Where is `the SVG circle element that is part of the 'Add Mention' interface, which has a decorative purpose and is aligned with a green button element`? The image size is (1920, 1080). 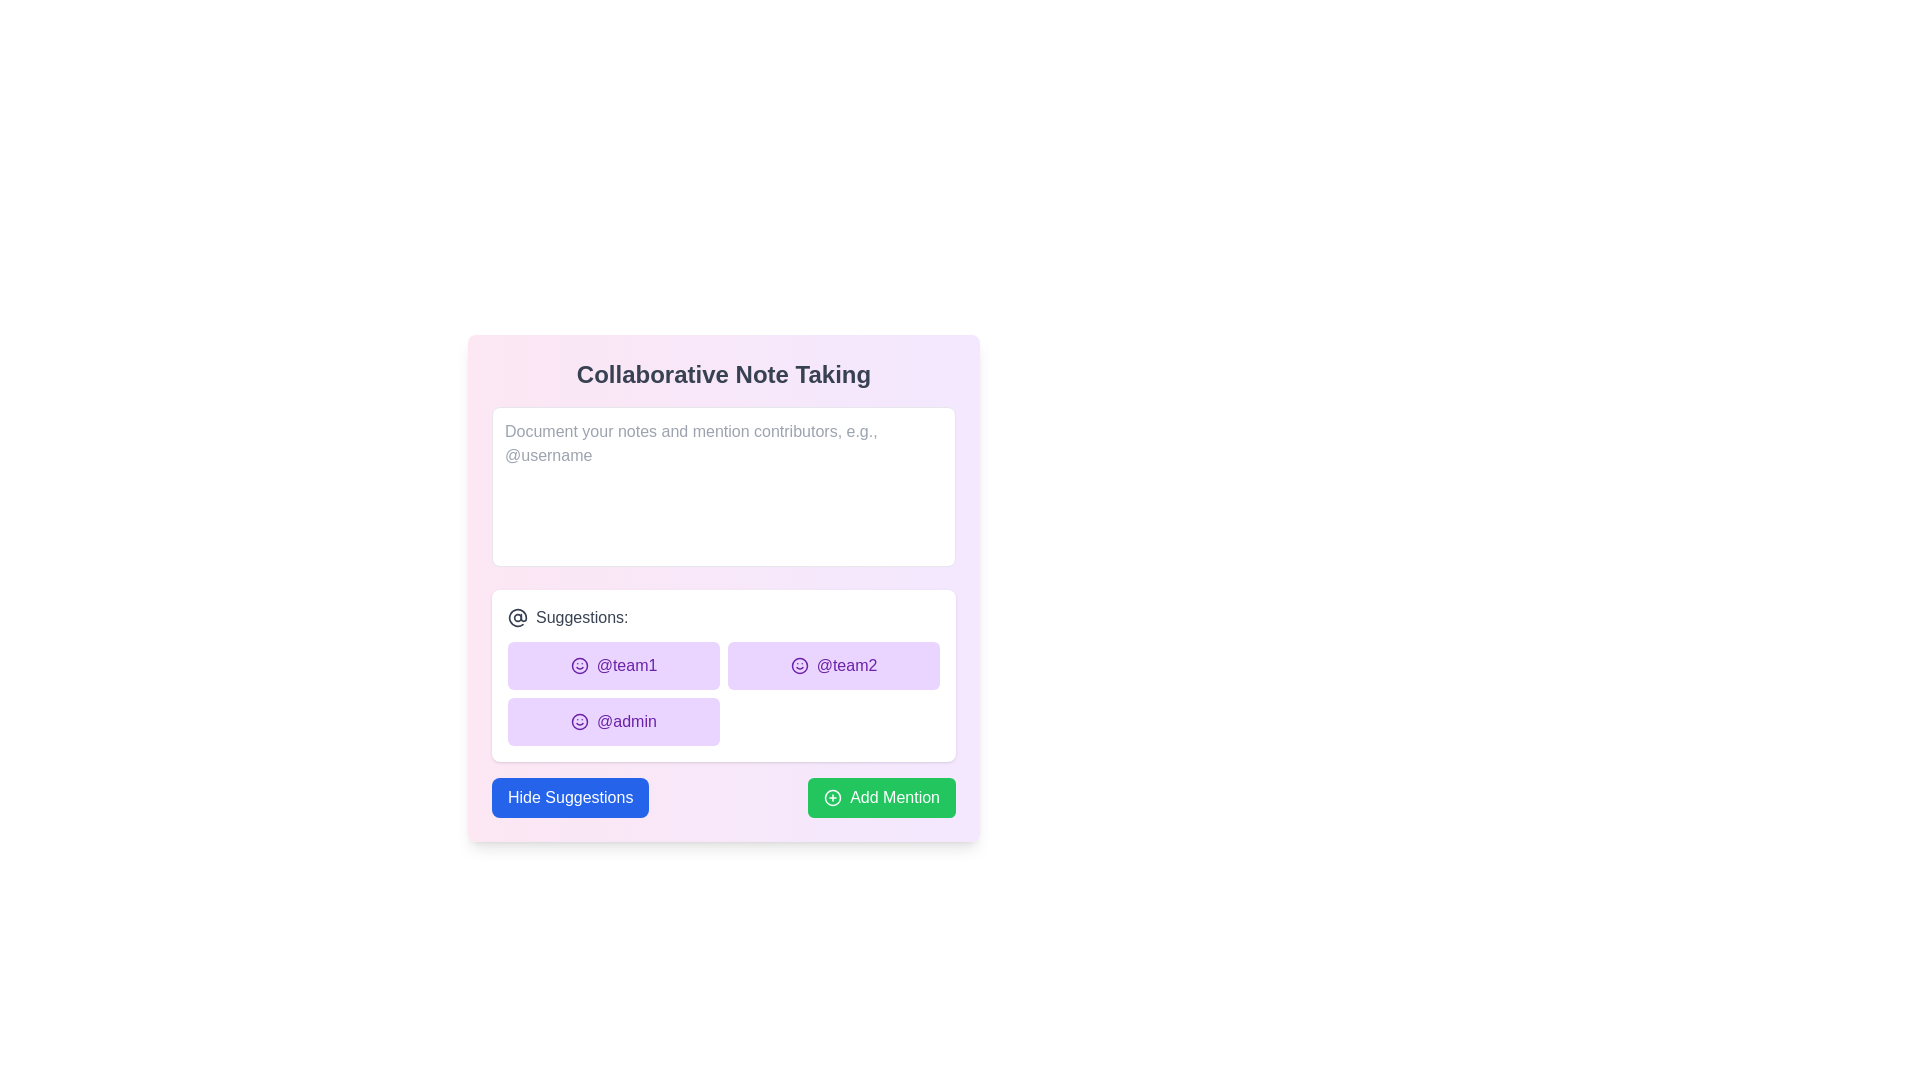 the SVG circle element that is part of the 'Add Mention' interface, which has a decorative purpose and is aligned with a green button element is located at coordinates (833, 797).